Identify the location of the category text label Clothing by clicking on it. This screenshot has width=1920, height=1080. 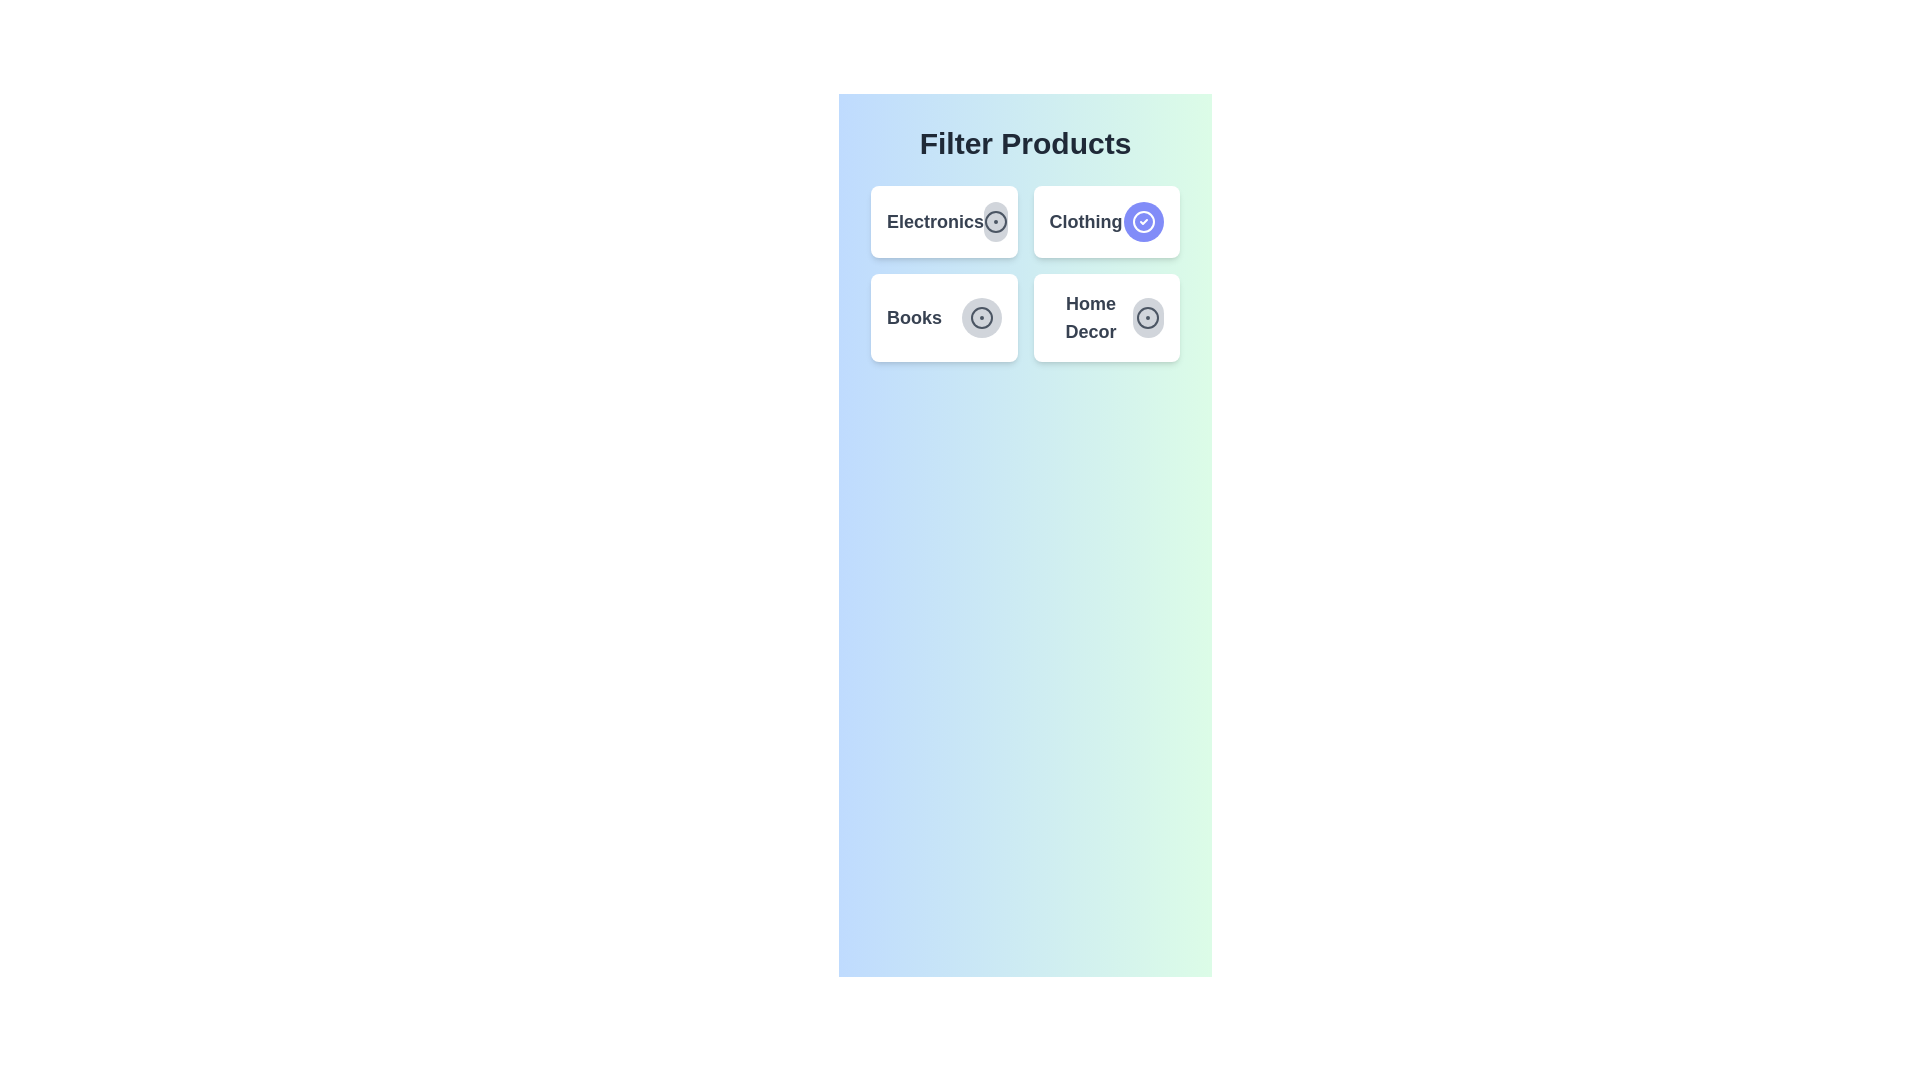
(1084, 222).